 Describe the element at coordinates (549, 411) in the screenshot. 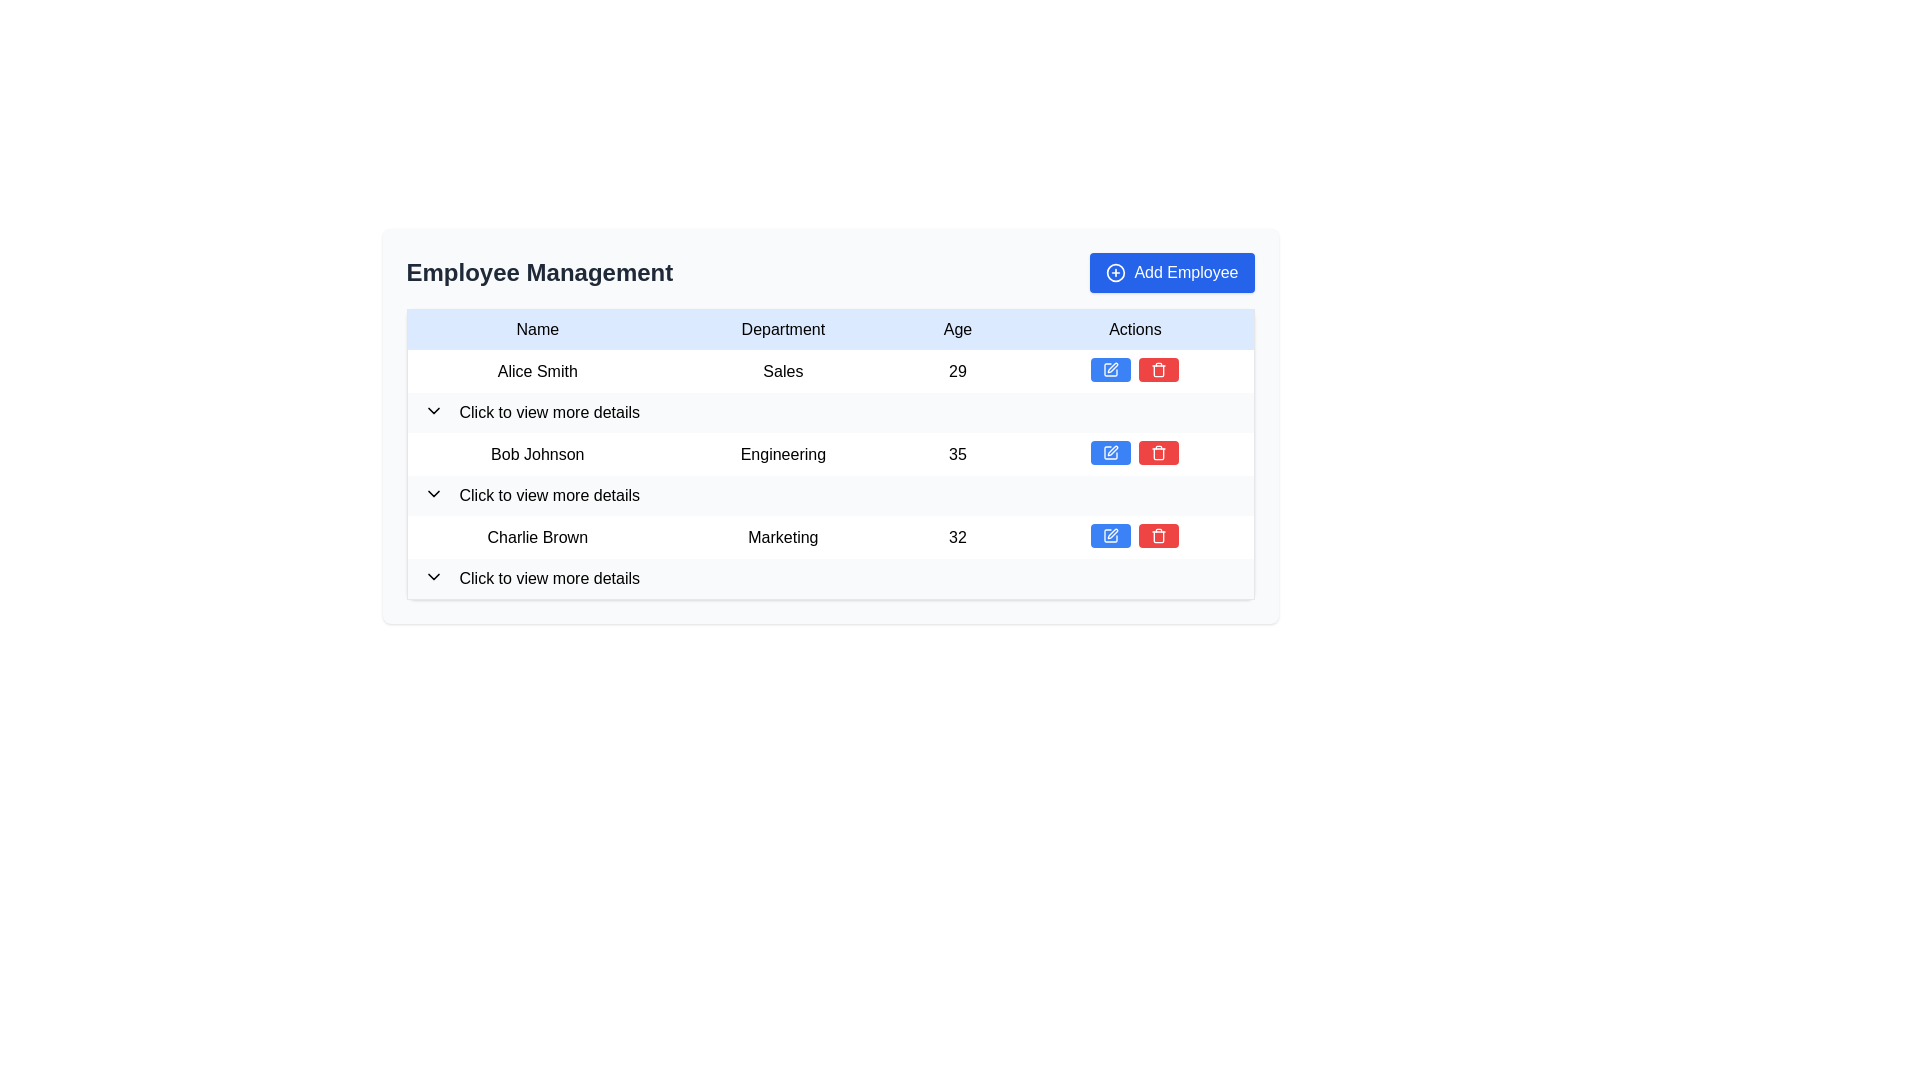

I see `the textual link located in the second row of the table, next to the 'Alice Smith' entry in the 'Name' column, to read the text` at that location.